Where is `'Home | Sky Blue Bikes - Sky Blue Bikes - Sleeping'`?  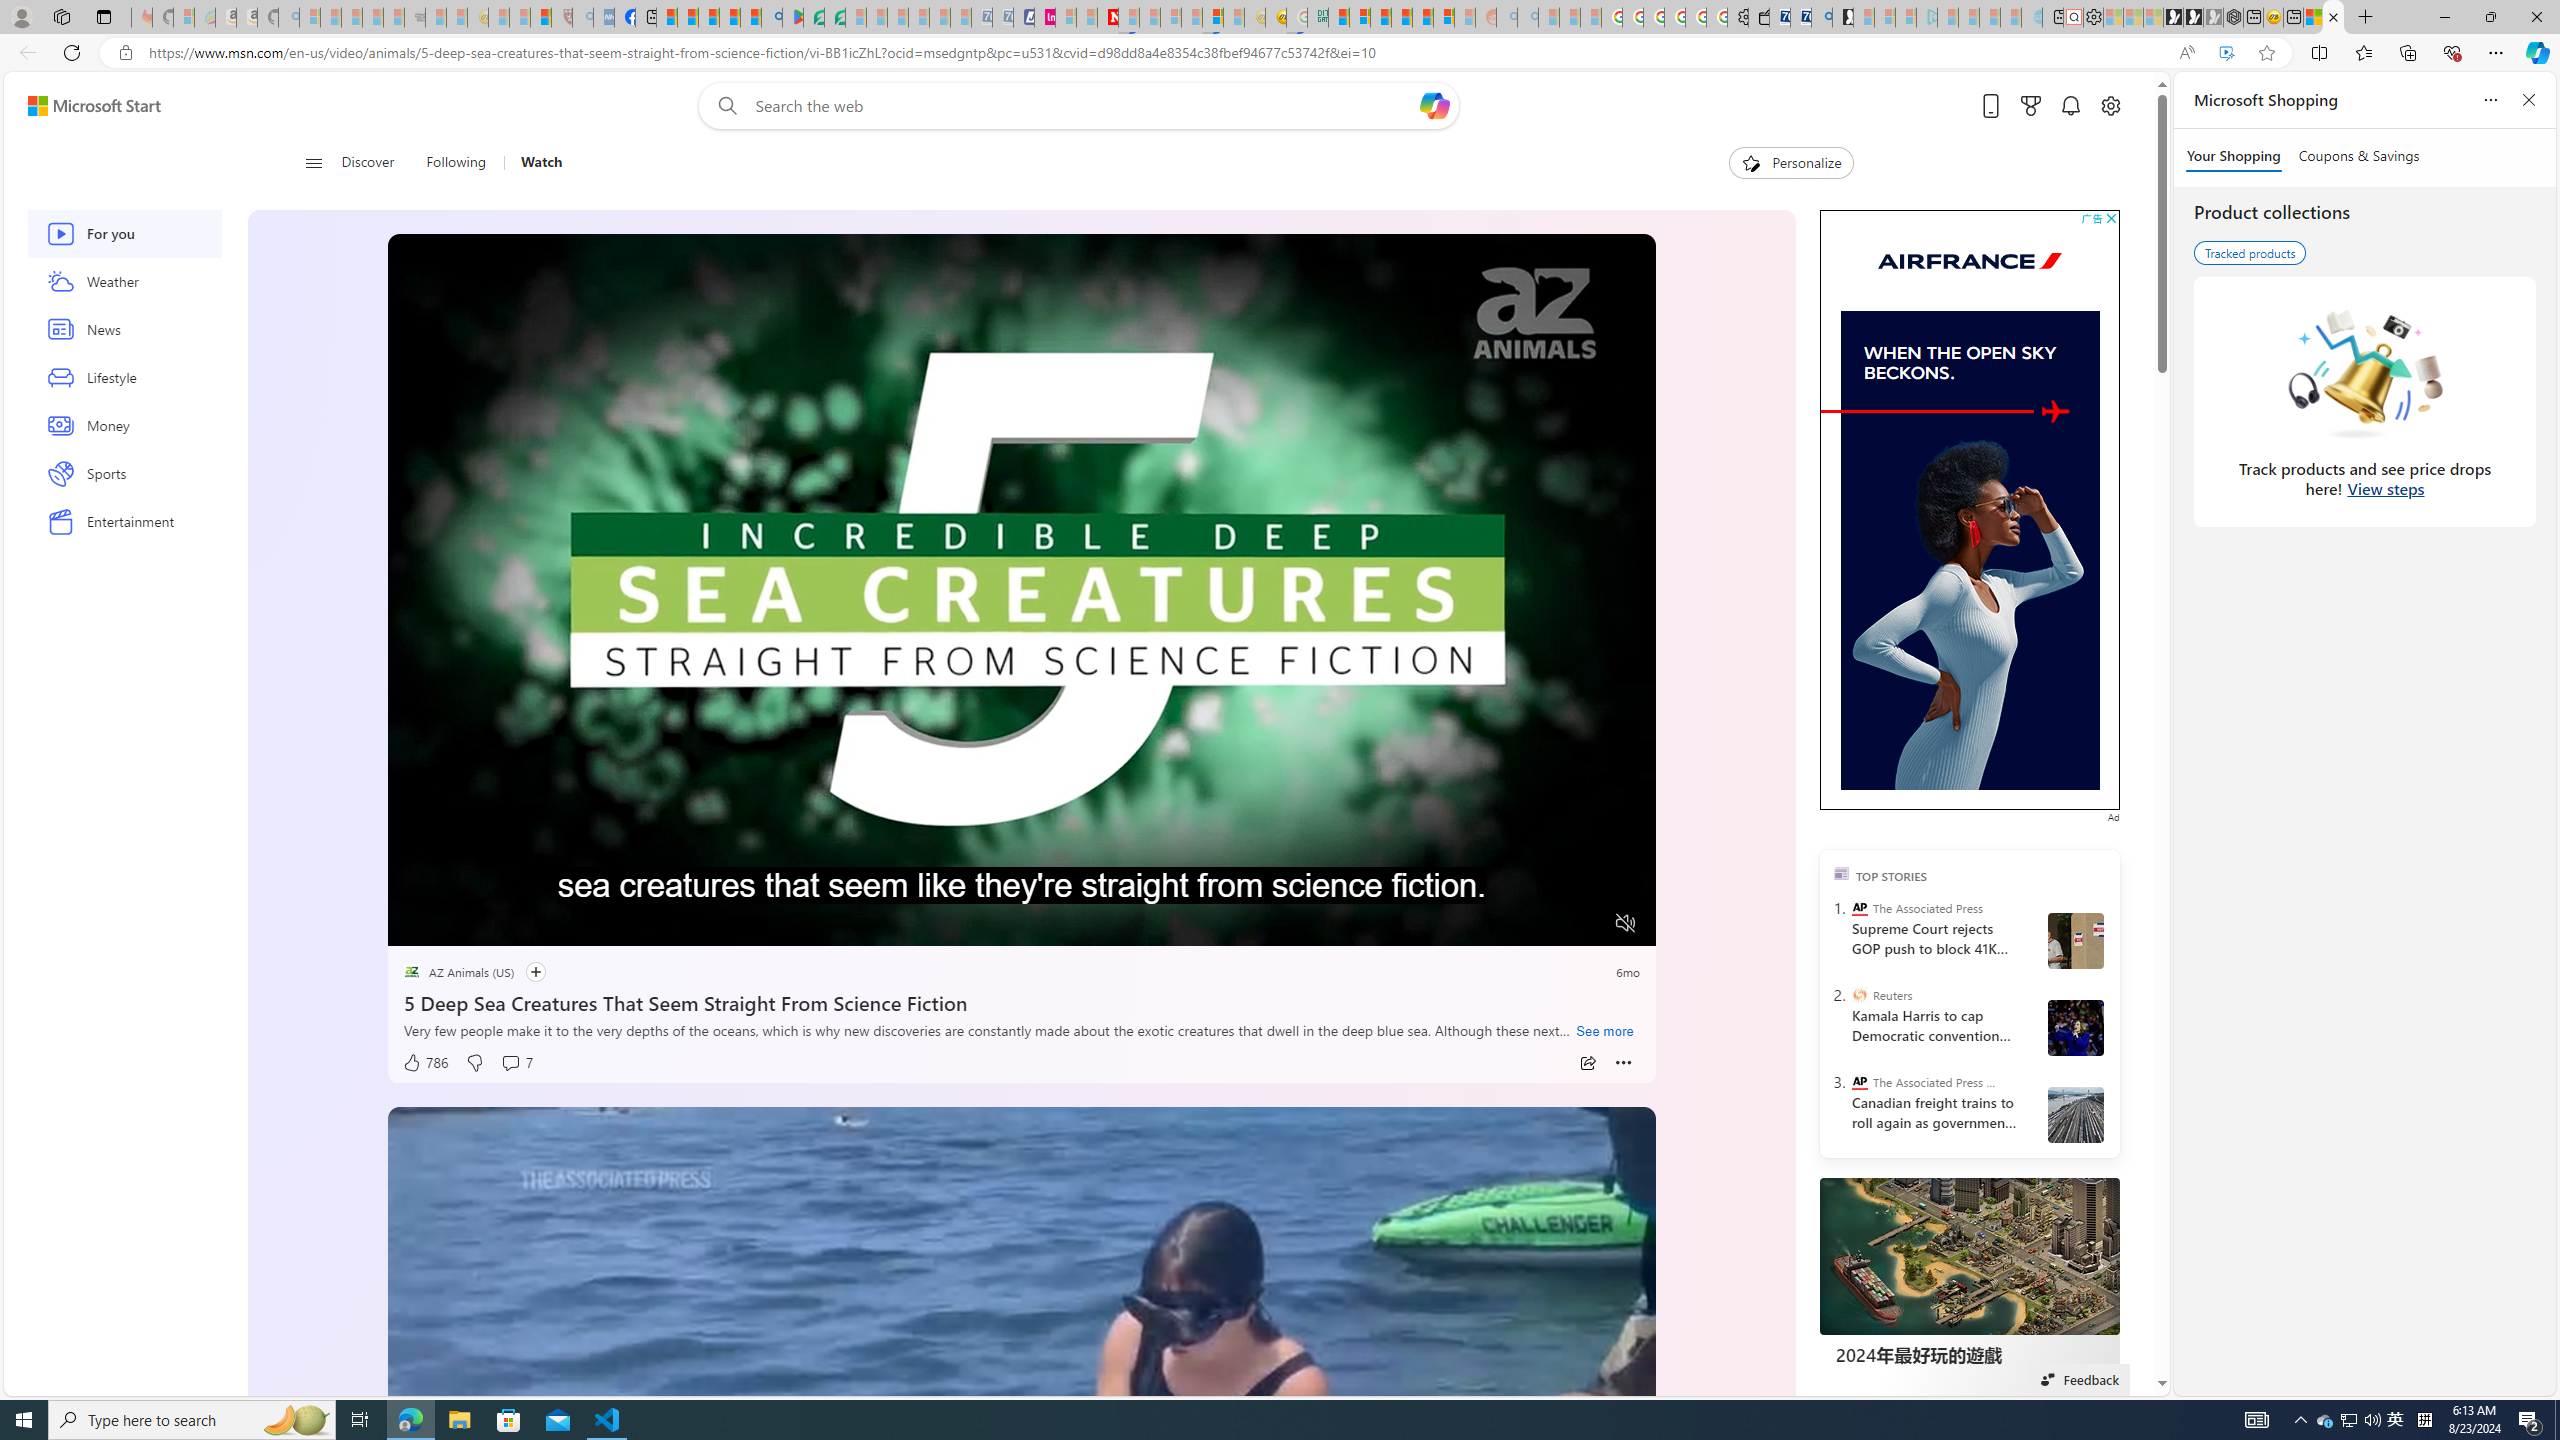 'Home | Sky Blue Bikes - Sky Blue Bikes - Sleeping' is located at coordinates (2030, 16).